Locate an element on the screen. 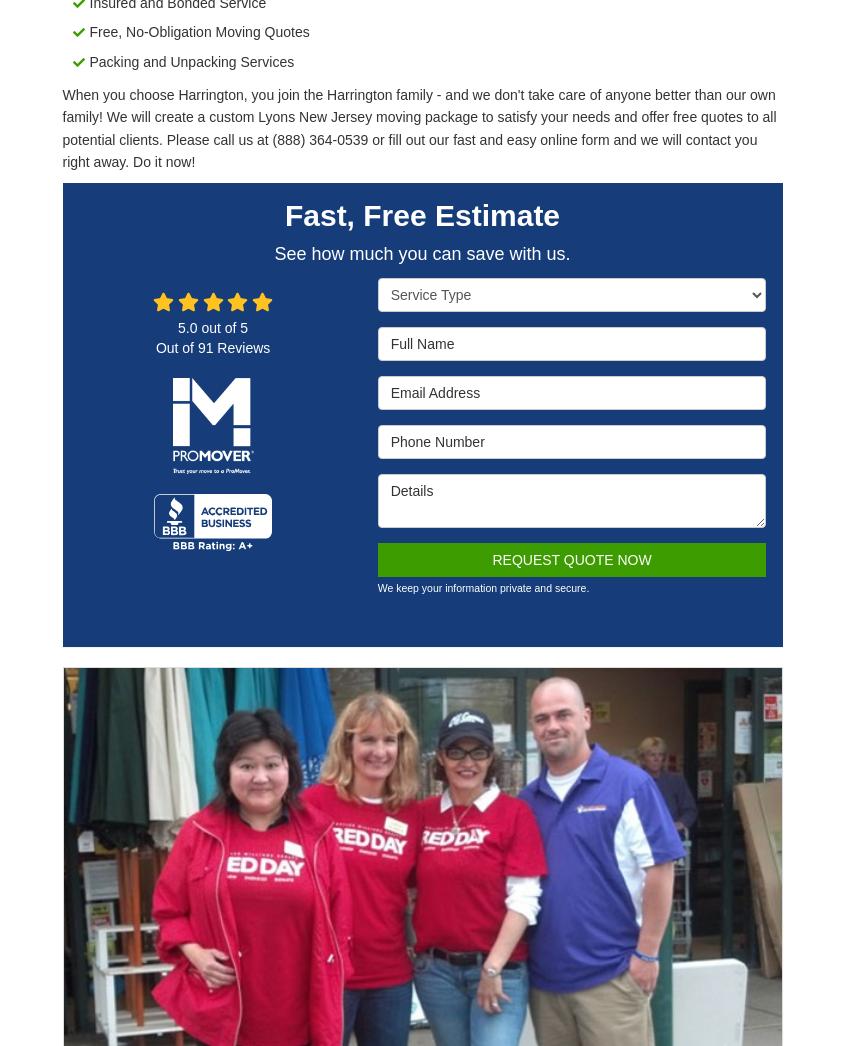 This screenshot has width=845, height=1046. 'Free, No-Obligation Moving Quotes' is located at coordinates (197, 31).